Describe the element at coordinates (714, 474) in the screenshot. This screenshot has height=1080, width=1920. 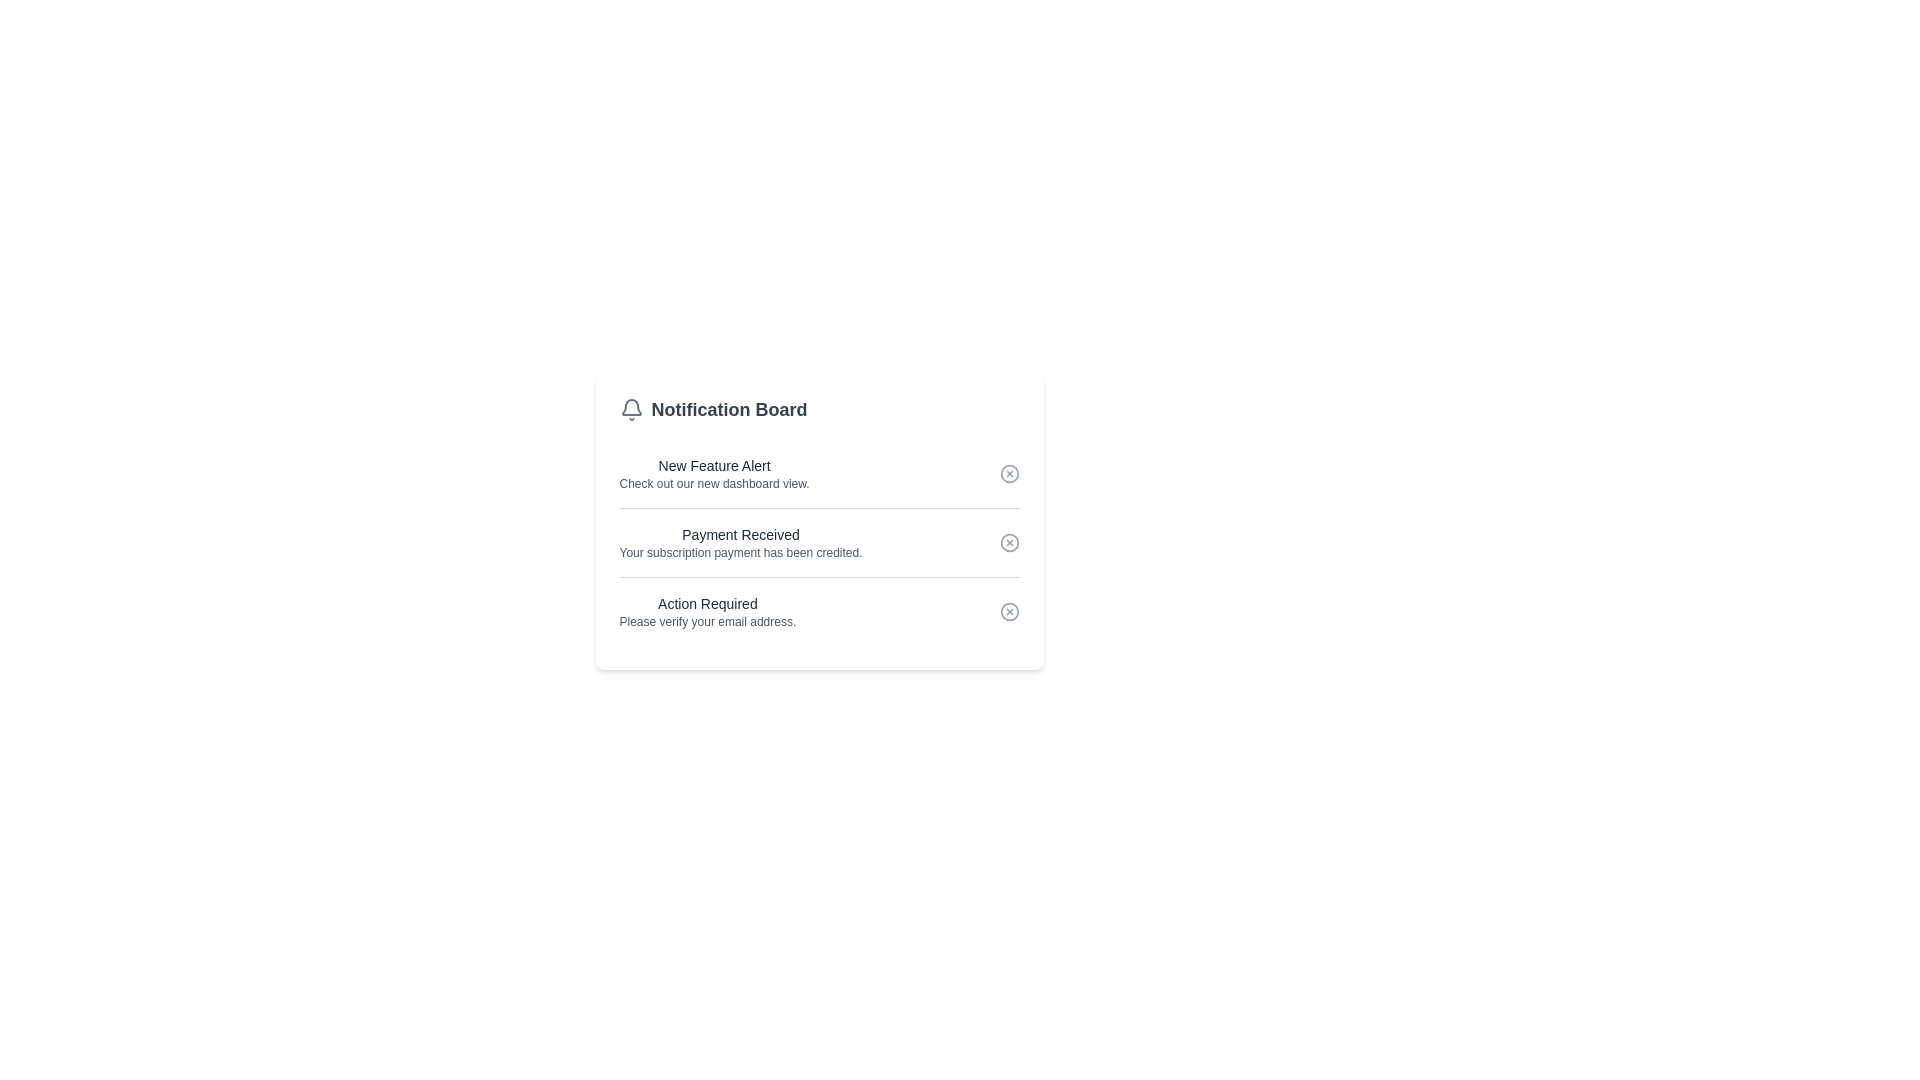
I see `the text block displaying 'New Feature Alert' which is the topmost notification in the Notification Board area` at that location.